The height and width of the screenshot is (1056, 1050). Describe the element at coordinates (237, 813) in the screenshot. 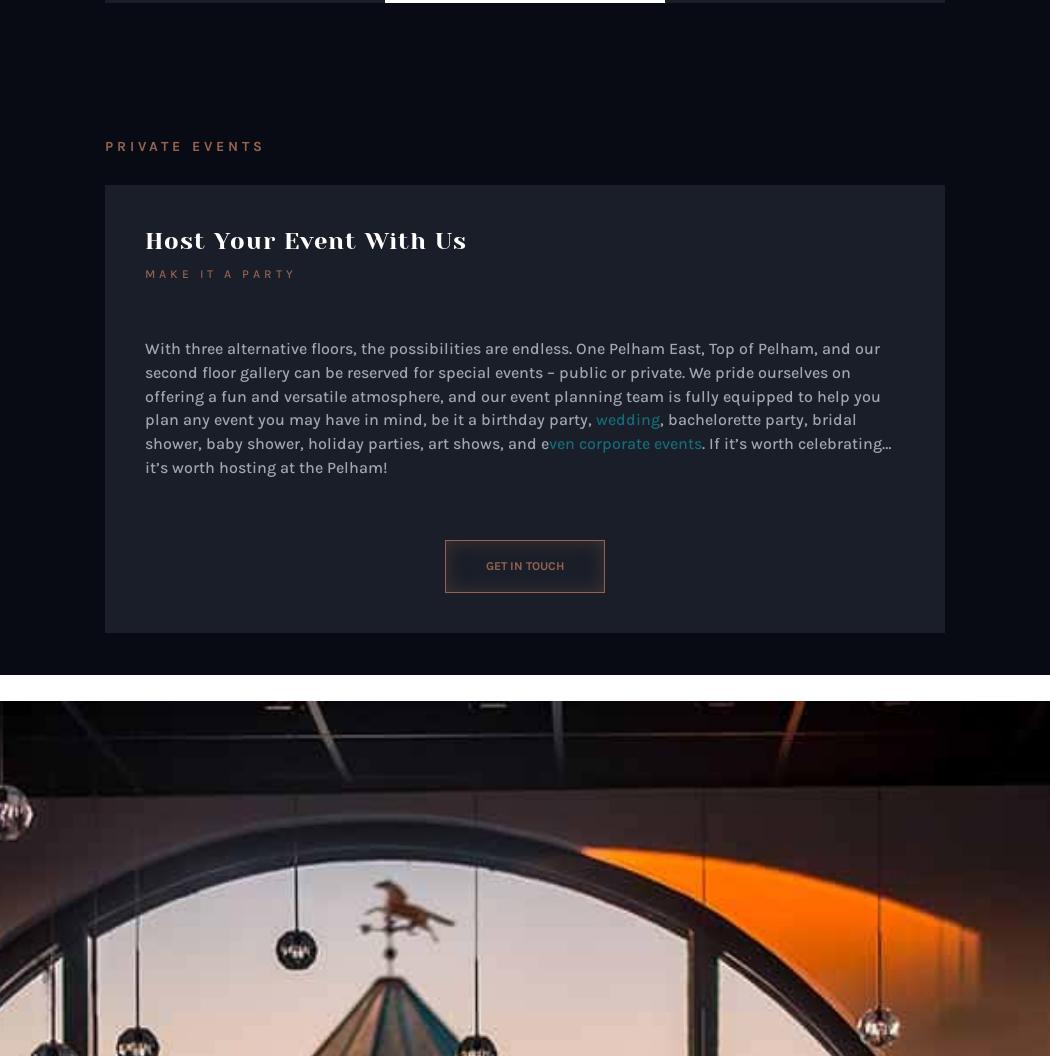

I see `'ONE PELHAM EAST'` at that location.